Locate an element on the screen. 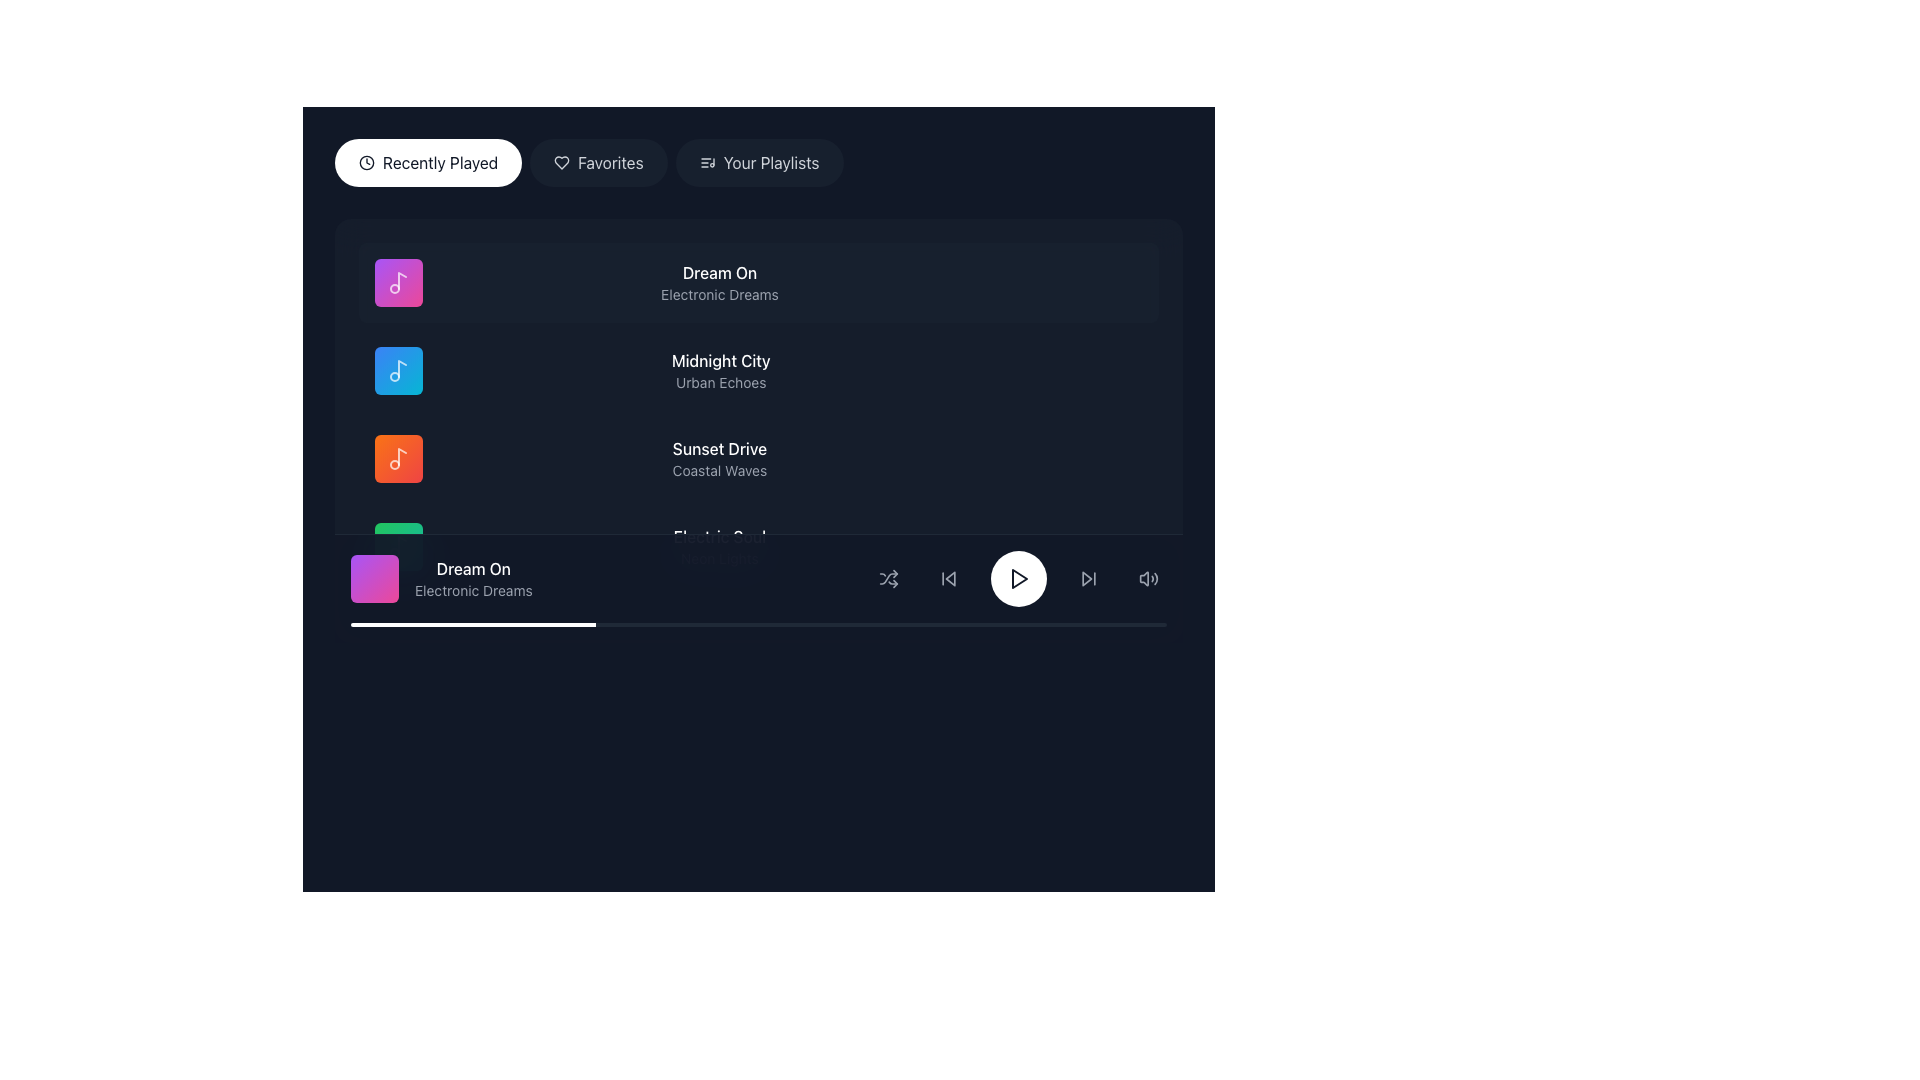 The width and height of the screenshot is (1920, 1080). the circular button with three horizontally aligned dots on the far-right side of the media control interface is located at coordinates (1127, 547).